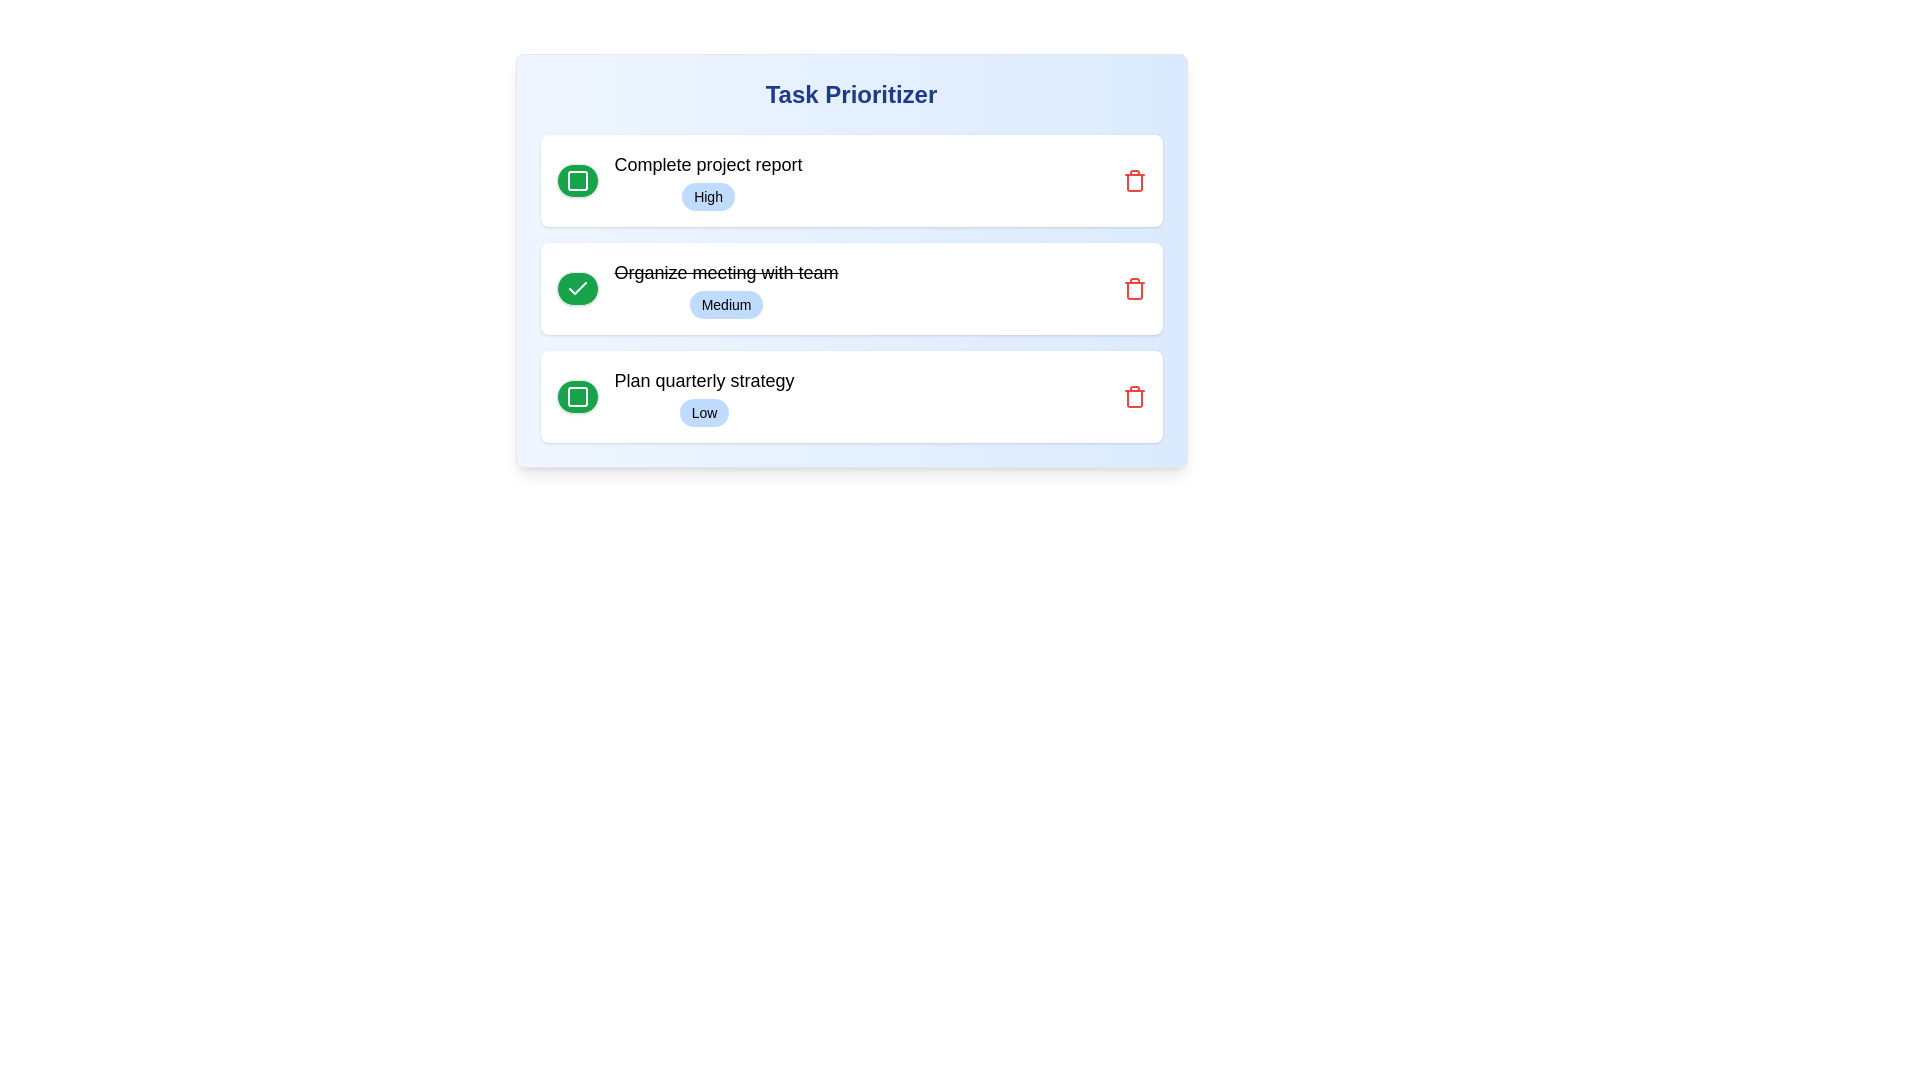 The height and width of the screenshot is (1080, 1920). I want to click on the interactive areas surrounding the 'Complete project report' text label with a 'High' priority badge, which is the first item in the task list under 'Task Prioritizer', so click(679, 181).